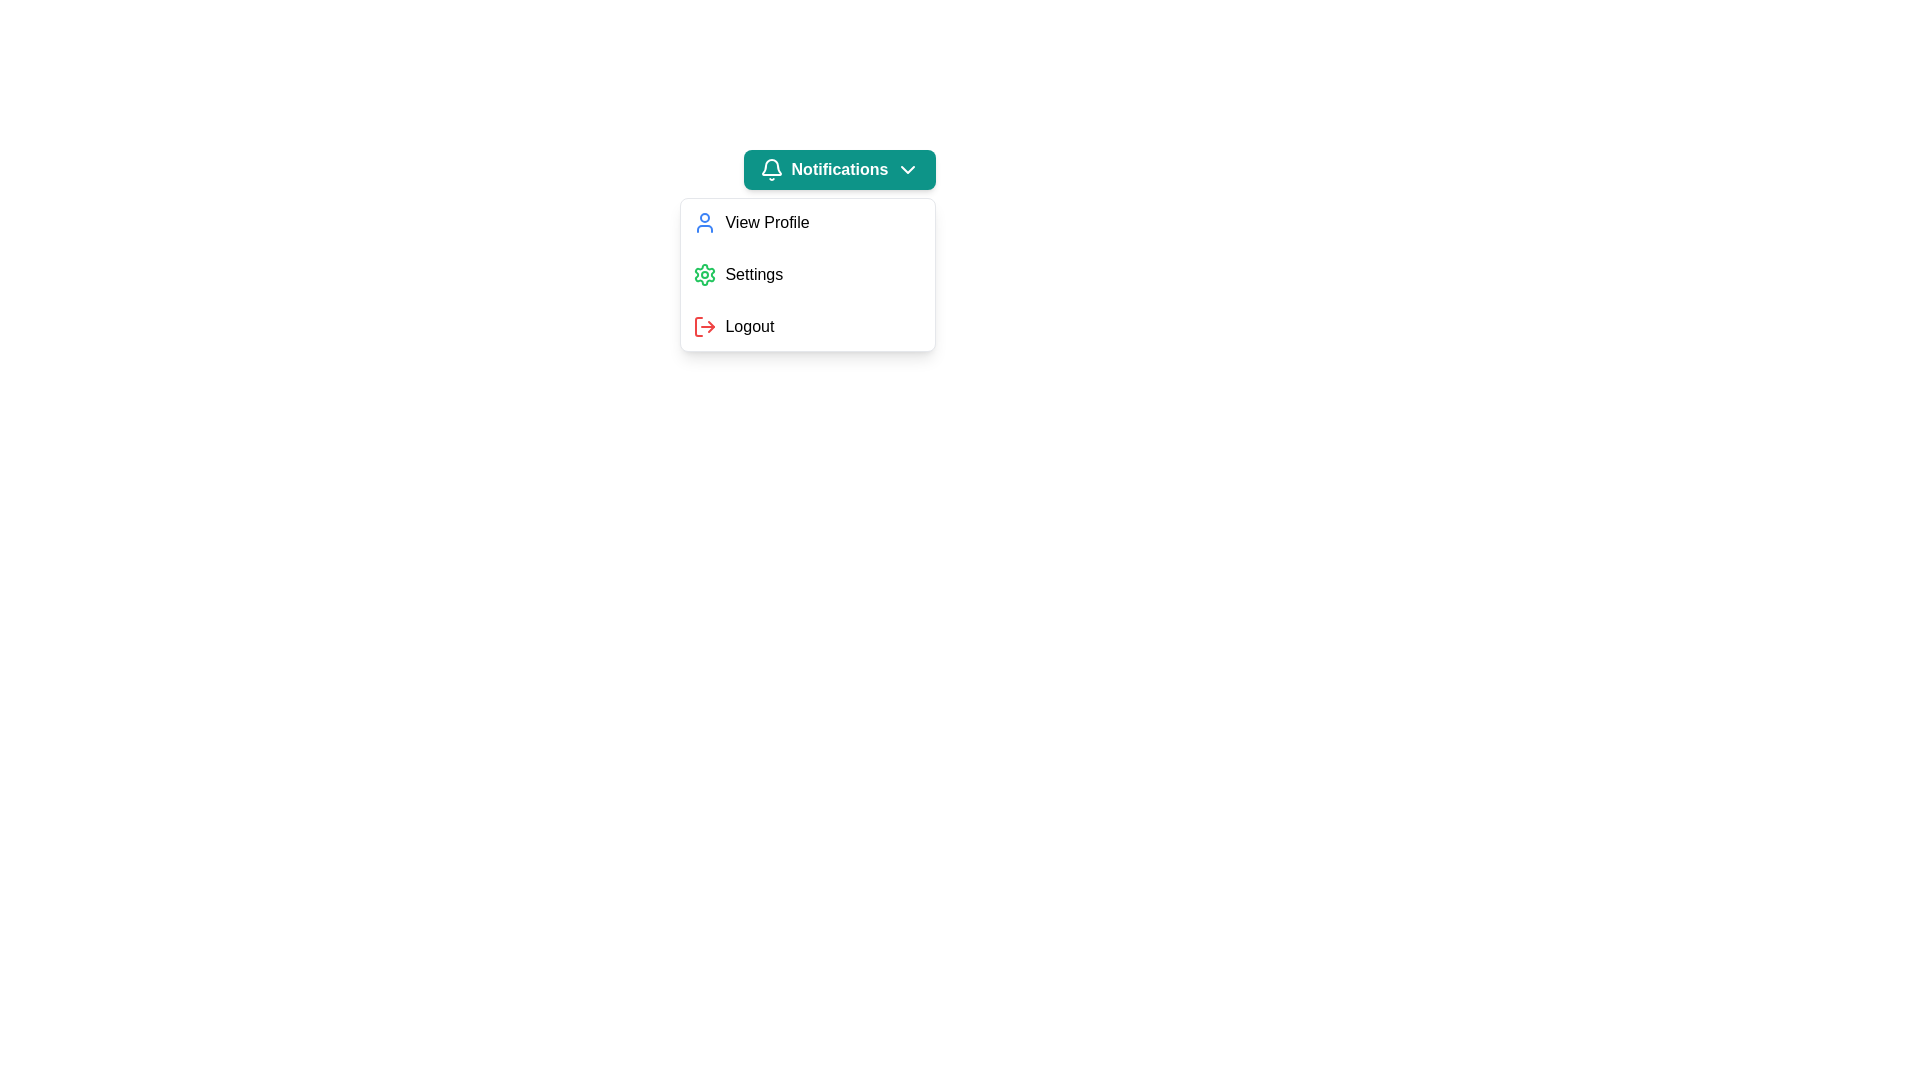 The width and height of the screenshot is (1920, 1080). I want to click on the menu item Logout to inspect it, so click(807, 326).